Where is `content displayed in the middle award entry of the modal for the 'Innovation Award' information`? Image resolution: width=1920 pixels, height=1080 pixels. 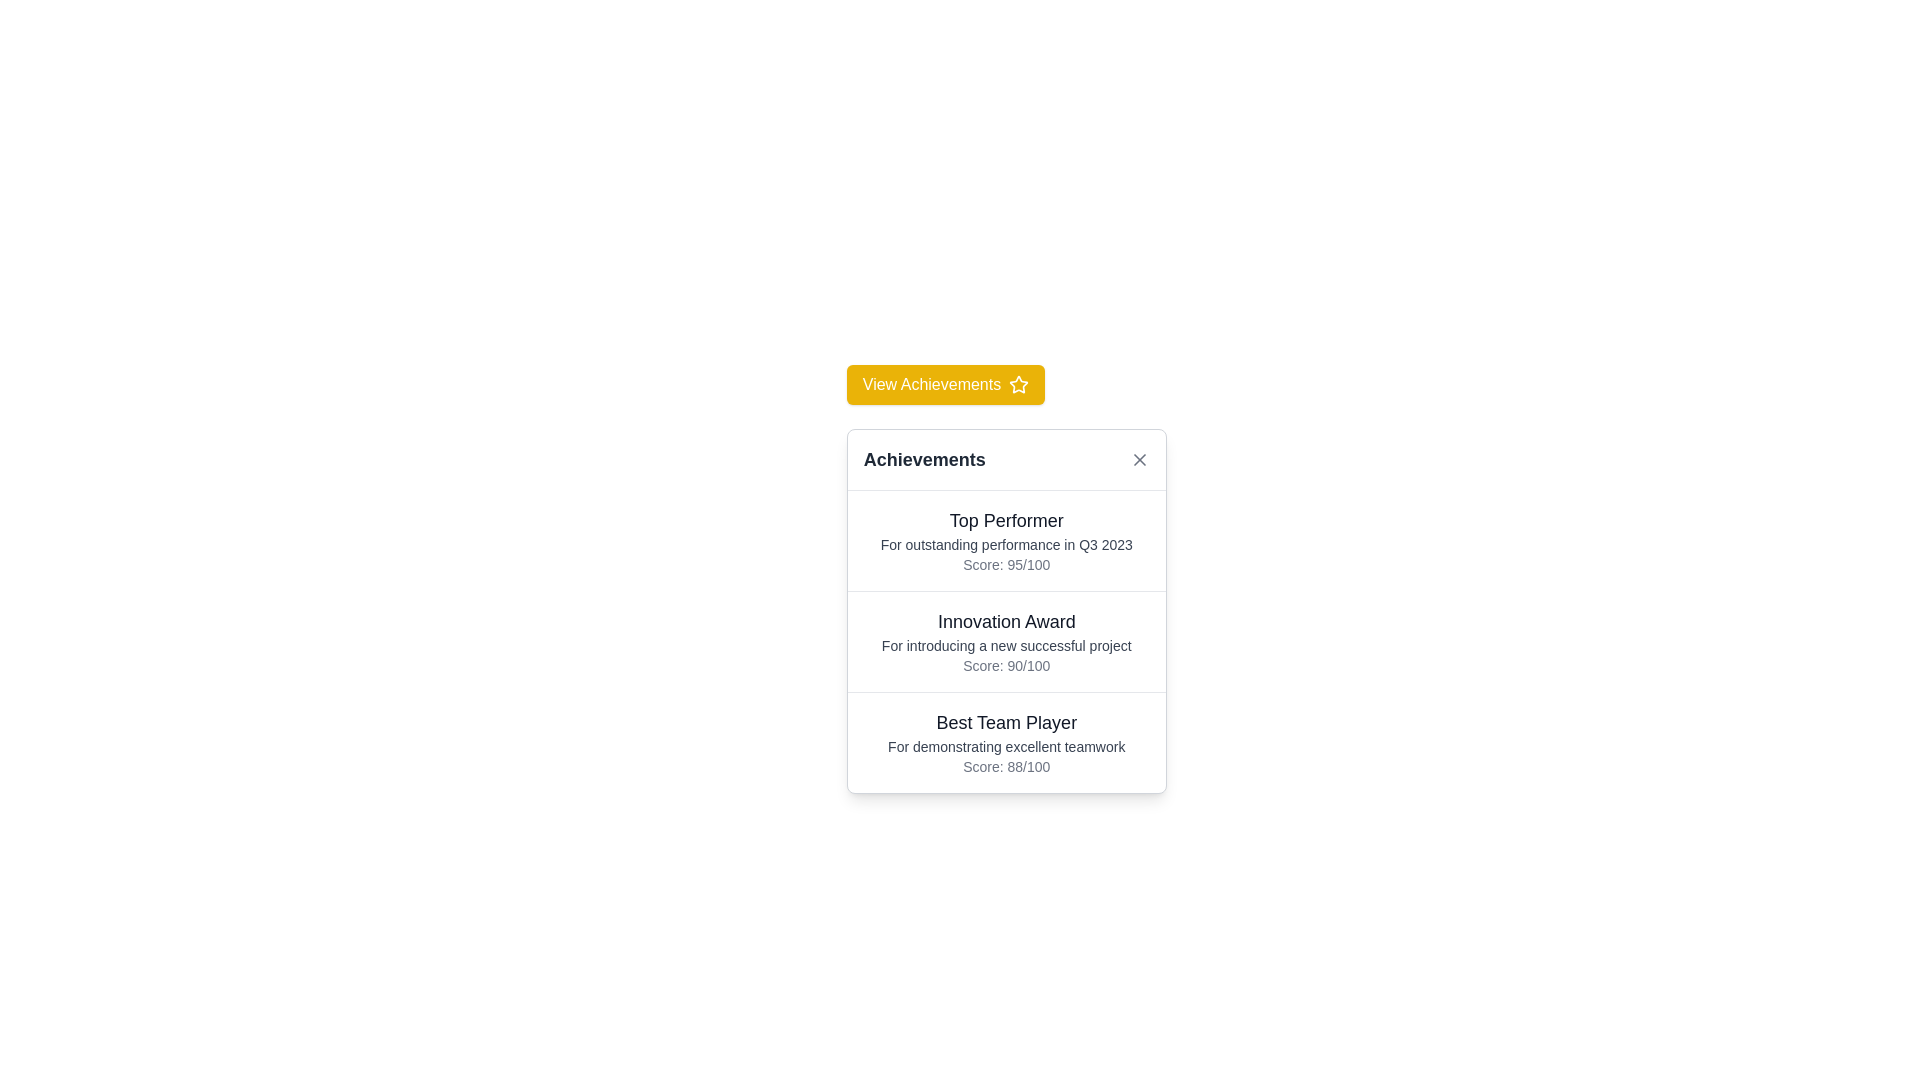
content displayed in the middle award entry of the modal for the 'Innovation Award' information is located at coordinates (1006, 610).